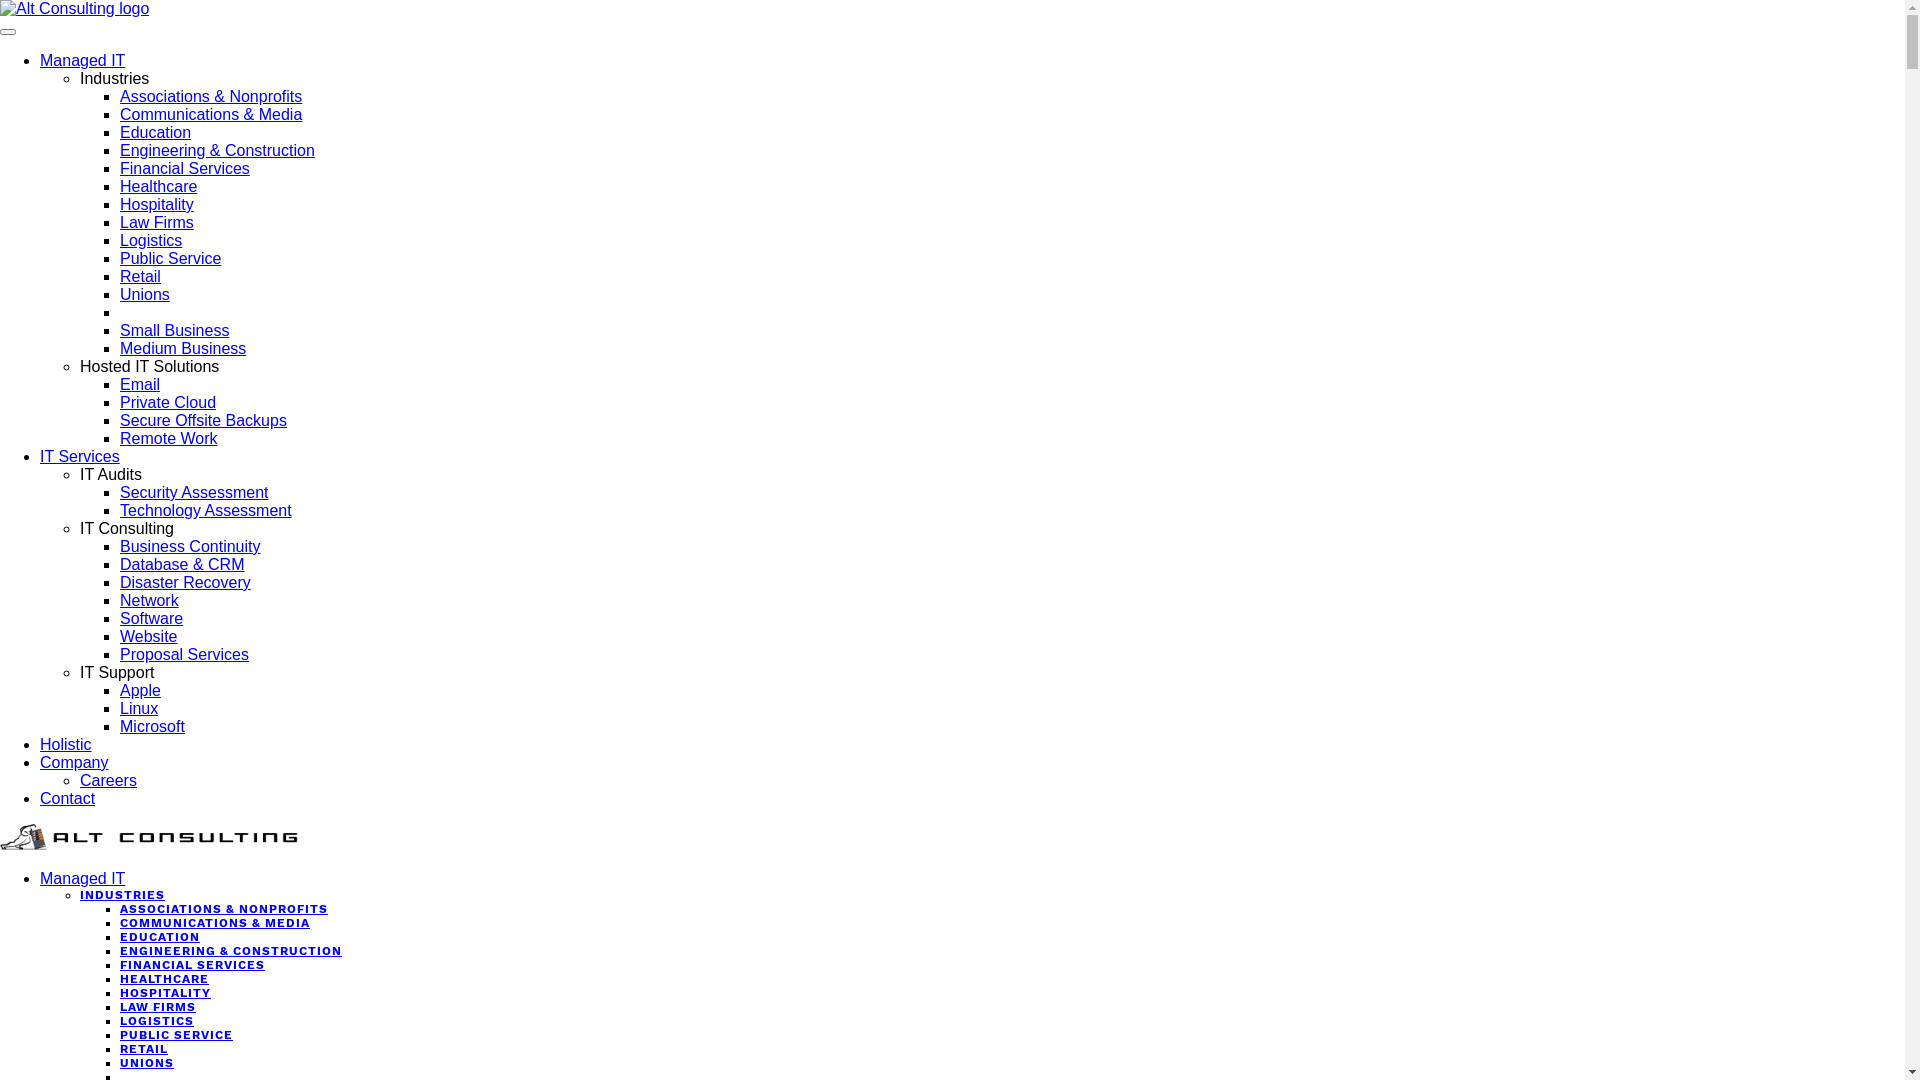 This screenshot has width=1920, height=1080. Describe the element at coordinates (138, 707) in the screenshot. I see `'Linux'` at that location.